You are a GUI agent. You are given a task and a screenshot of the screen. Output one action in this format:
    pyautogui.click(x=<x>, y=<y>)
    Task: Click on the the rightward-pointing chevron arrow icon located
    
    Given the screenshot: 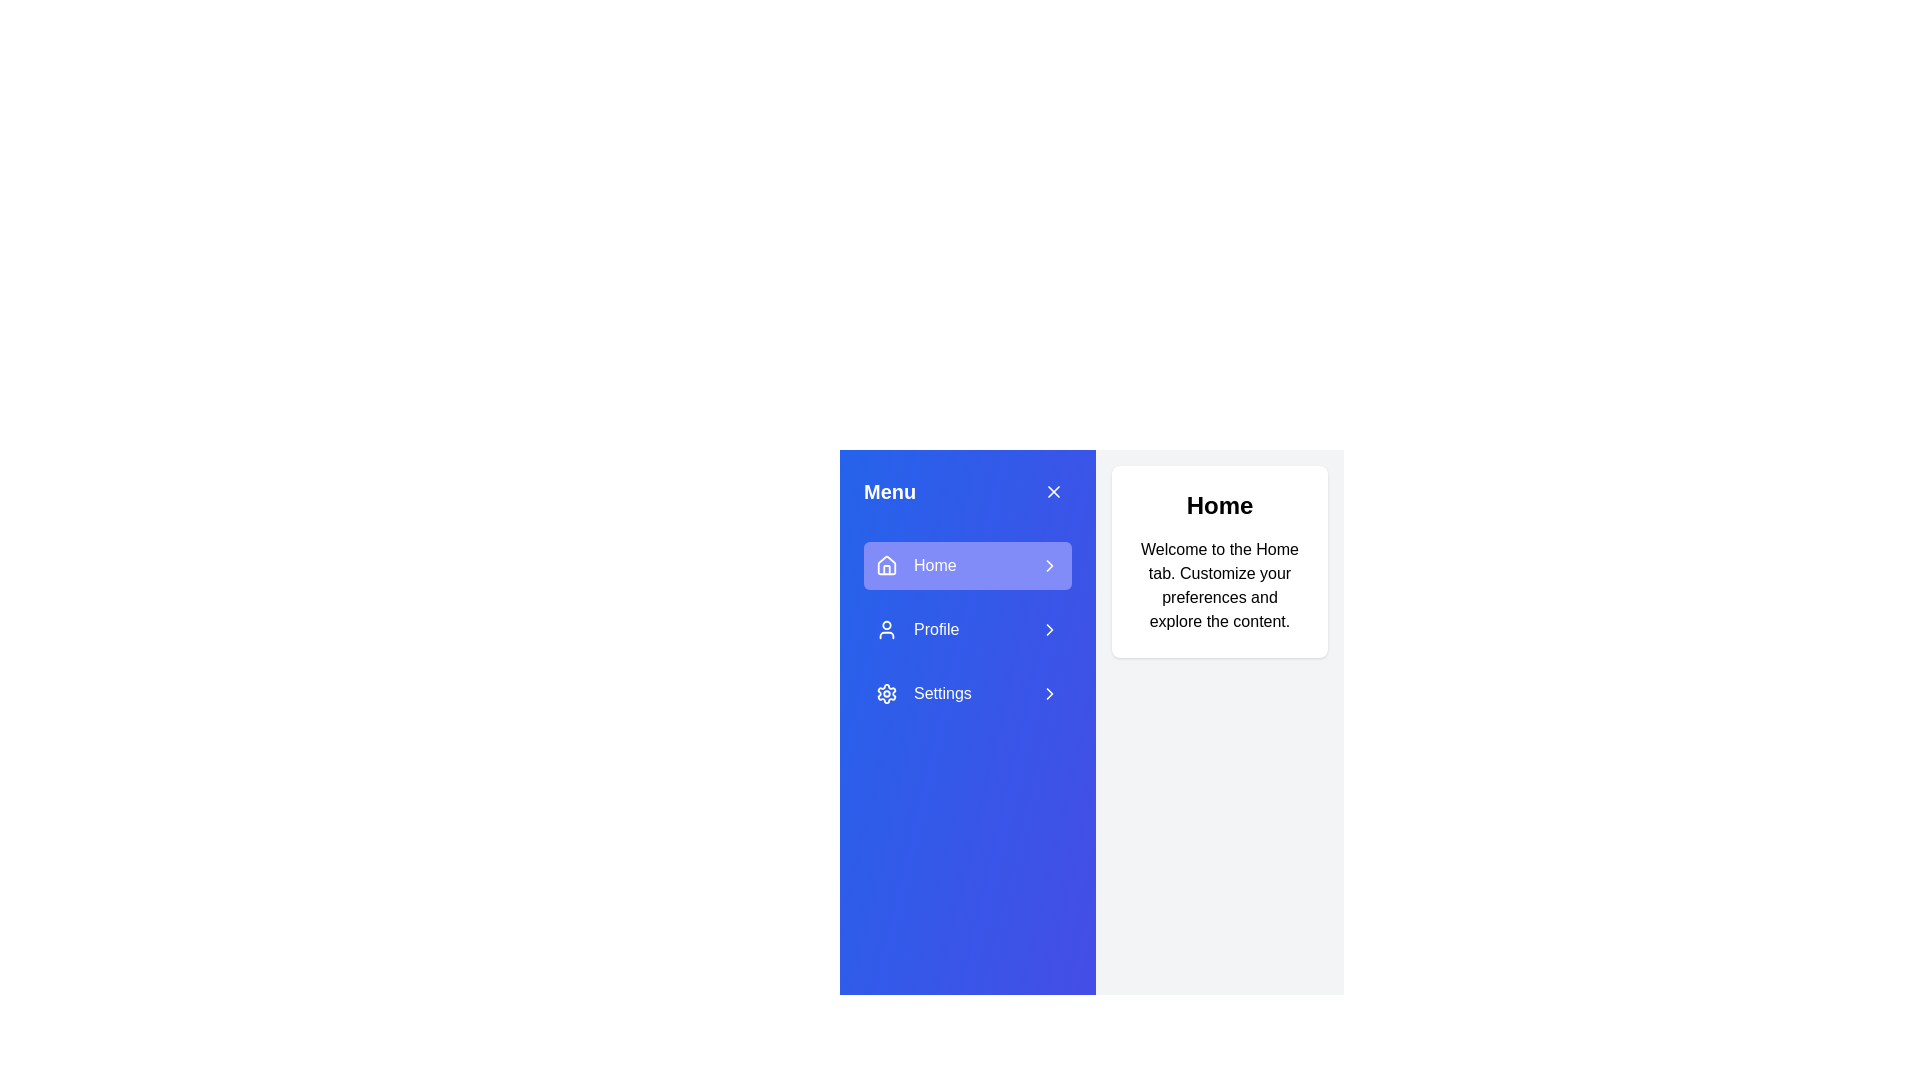 What is the action you would take?
    pyautogui.click(x=1049, y=566)
    